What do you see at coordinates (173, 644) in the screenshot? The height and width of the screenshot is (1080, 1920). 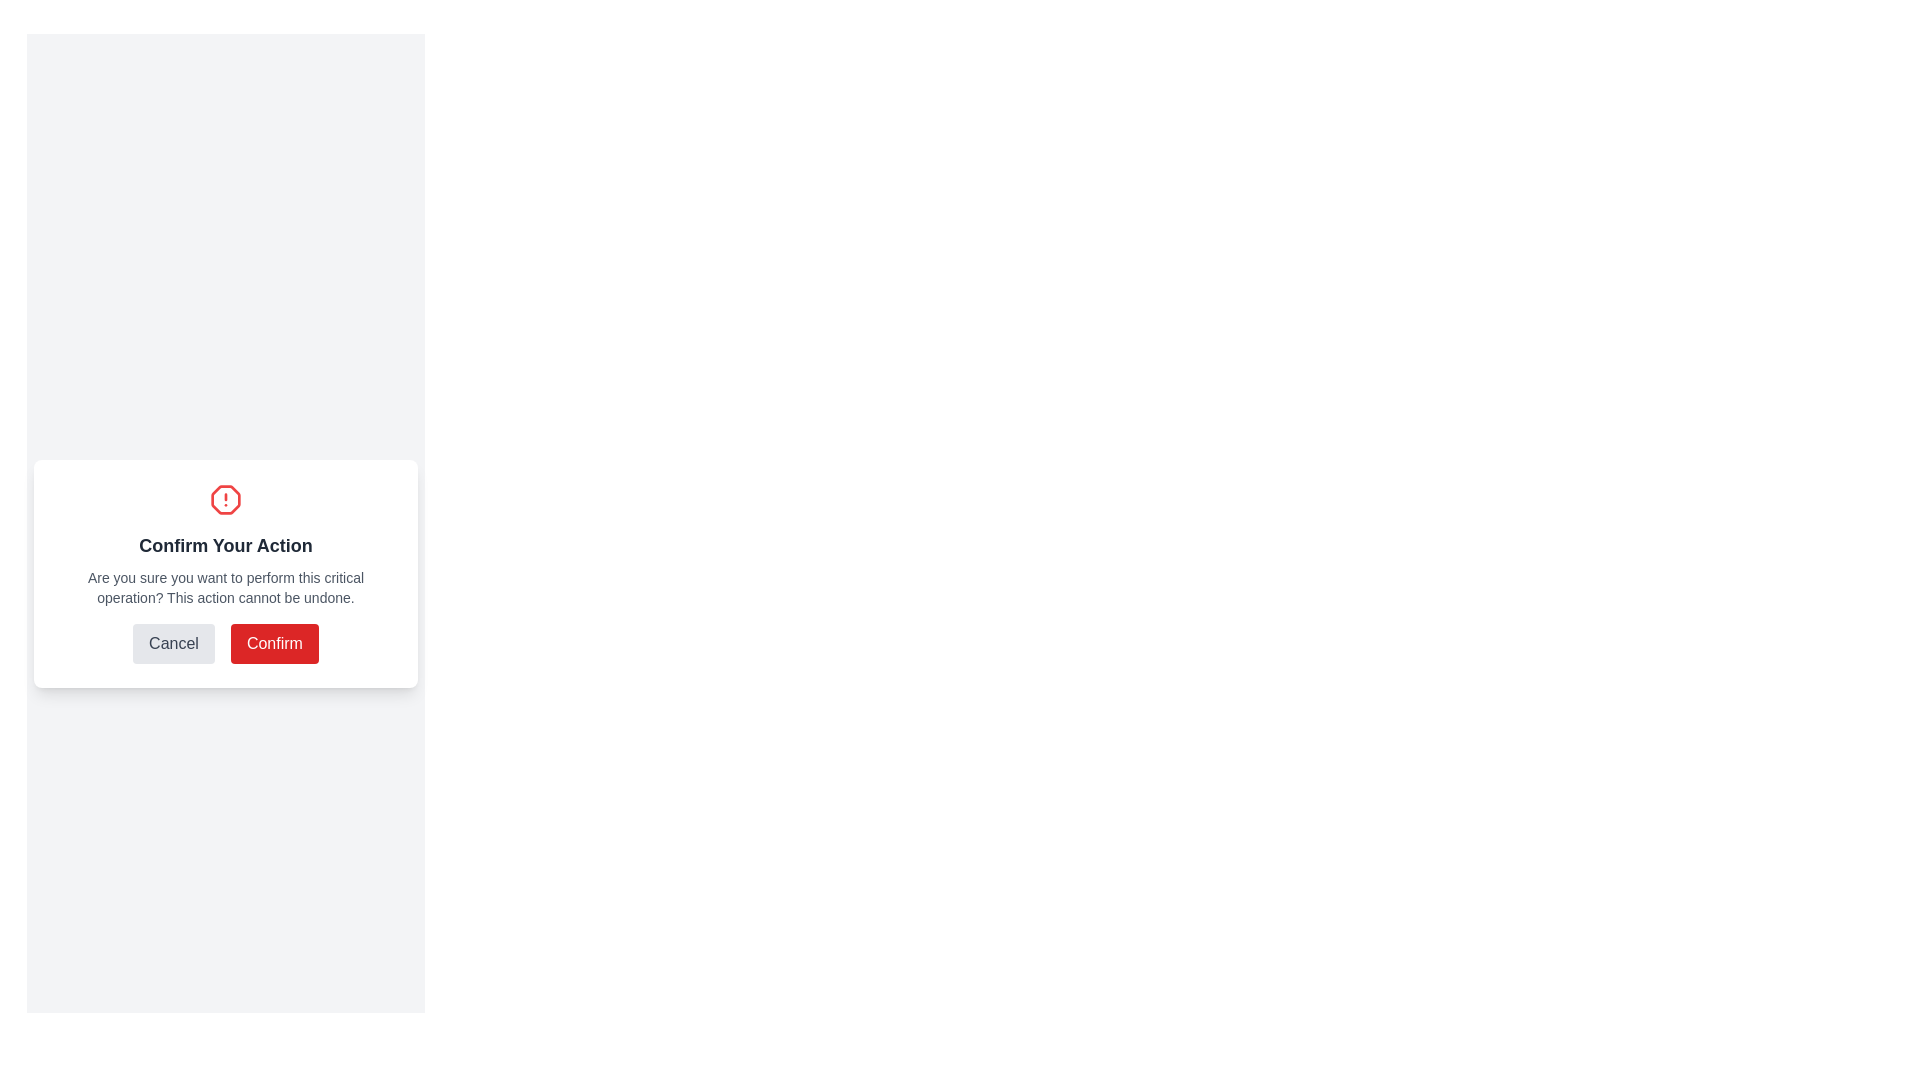 I see `the cancel button located at the bottom of the confirmation dialog box` at bounding box center [173, 644].